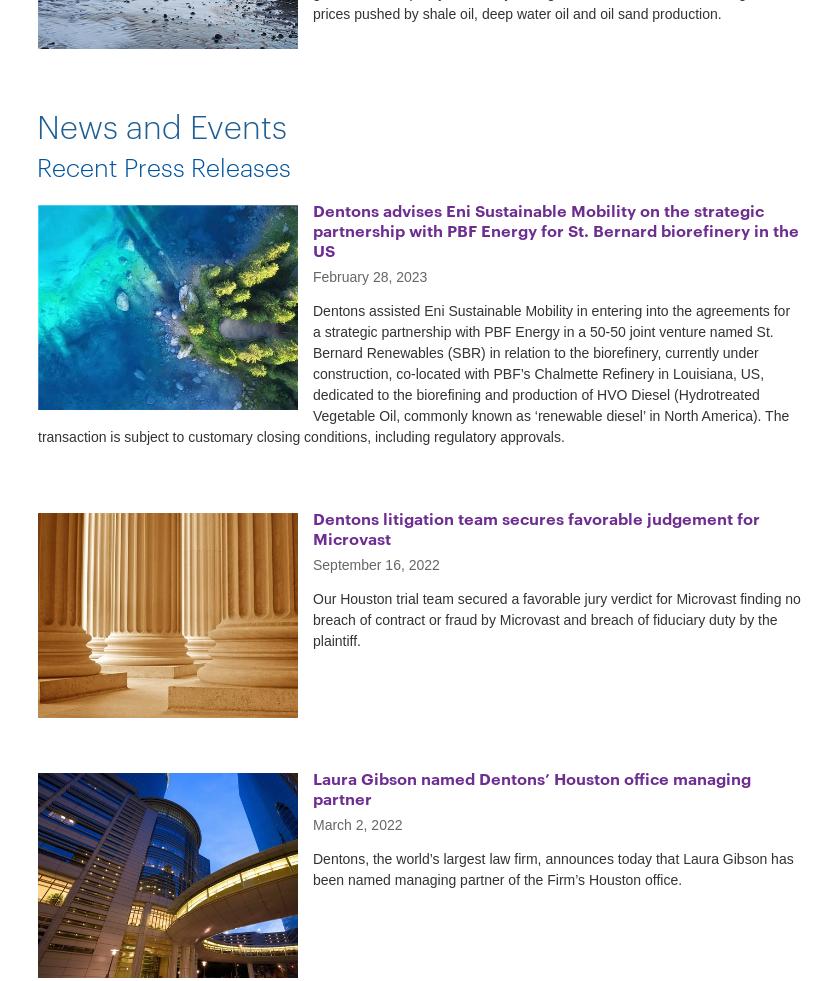 The height and width of the screenshot is (981, 839). What do you see at coordinates (357, 824) in the screenshot?
I see `'March 2, 2022'` at bounding box center [357, 824].